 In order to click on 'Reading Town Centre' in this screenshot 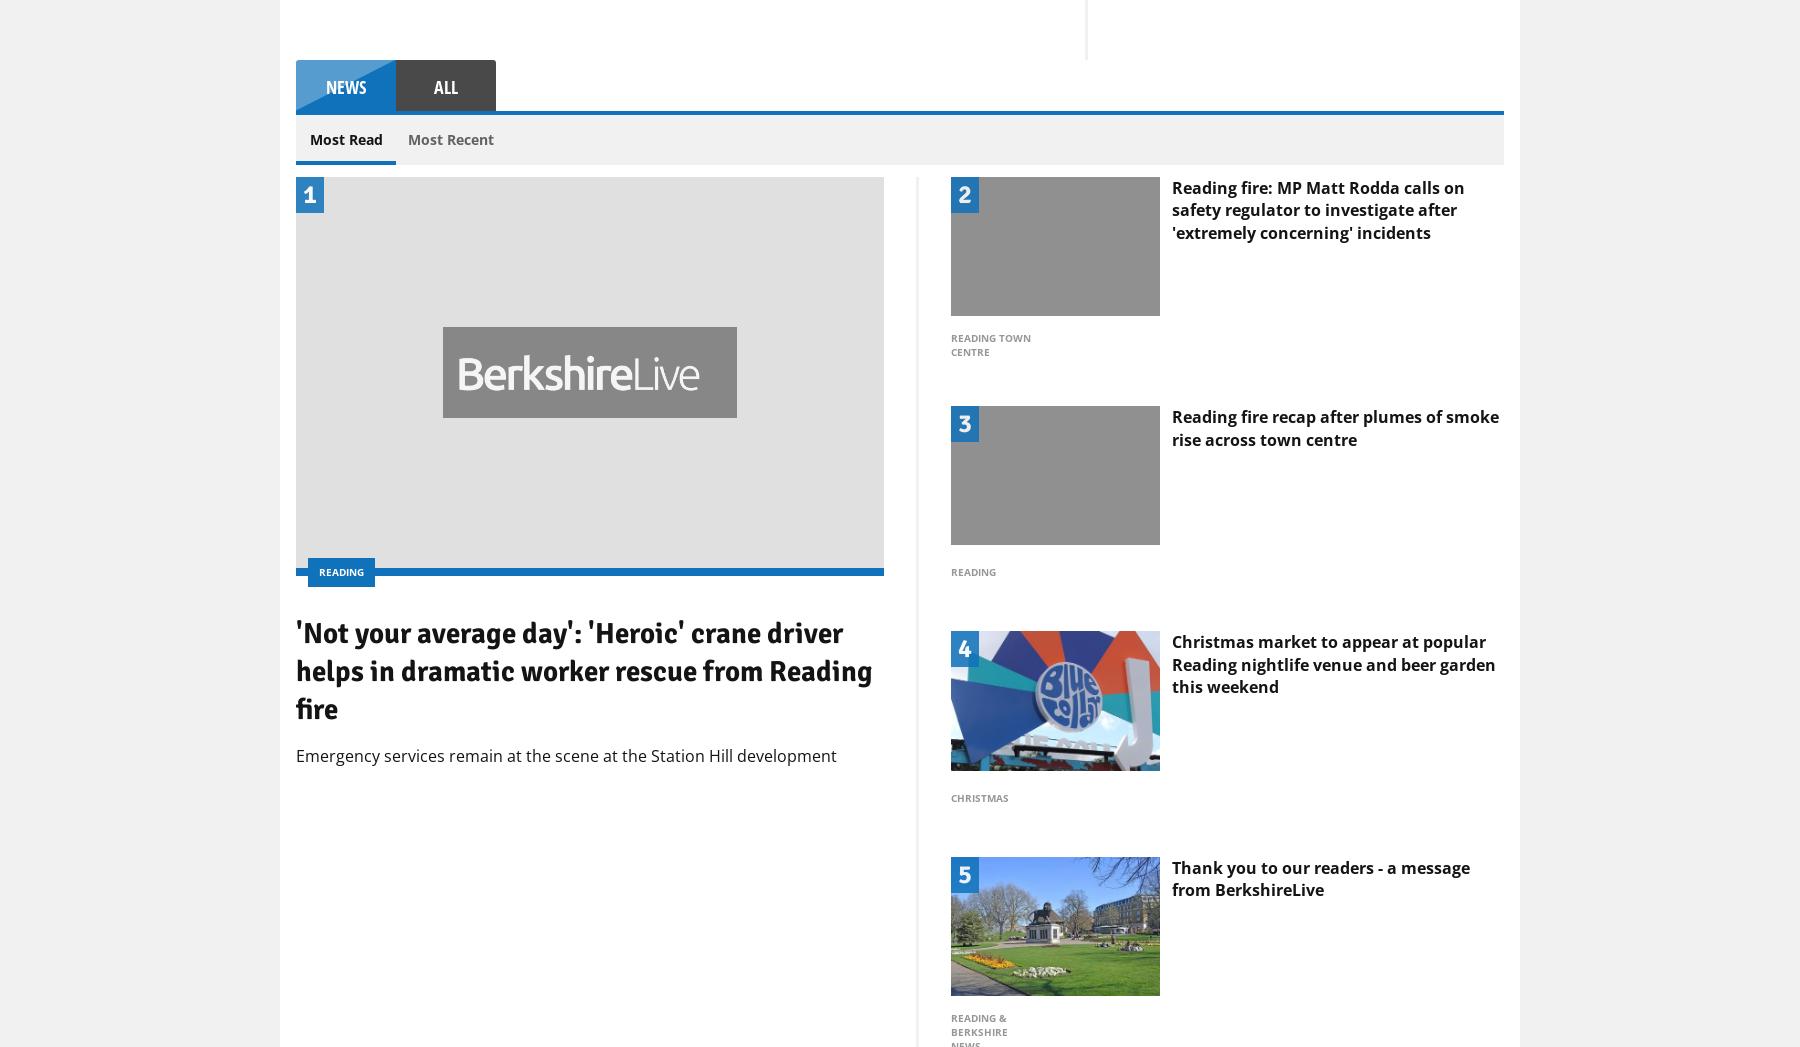, I will do `click(990, 503)`.